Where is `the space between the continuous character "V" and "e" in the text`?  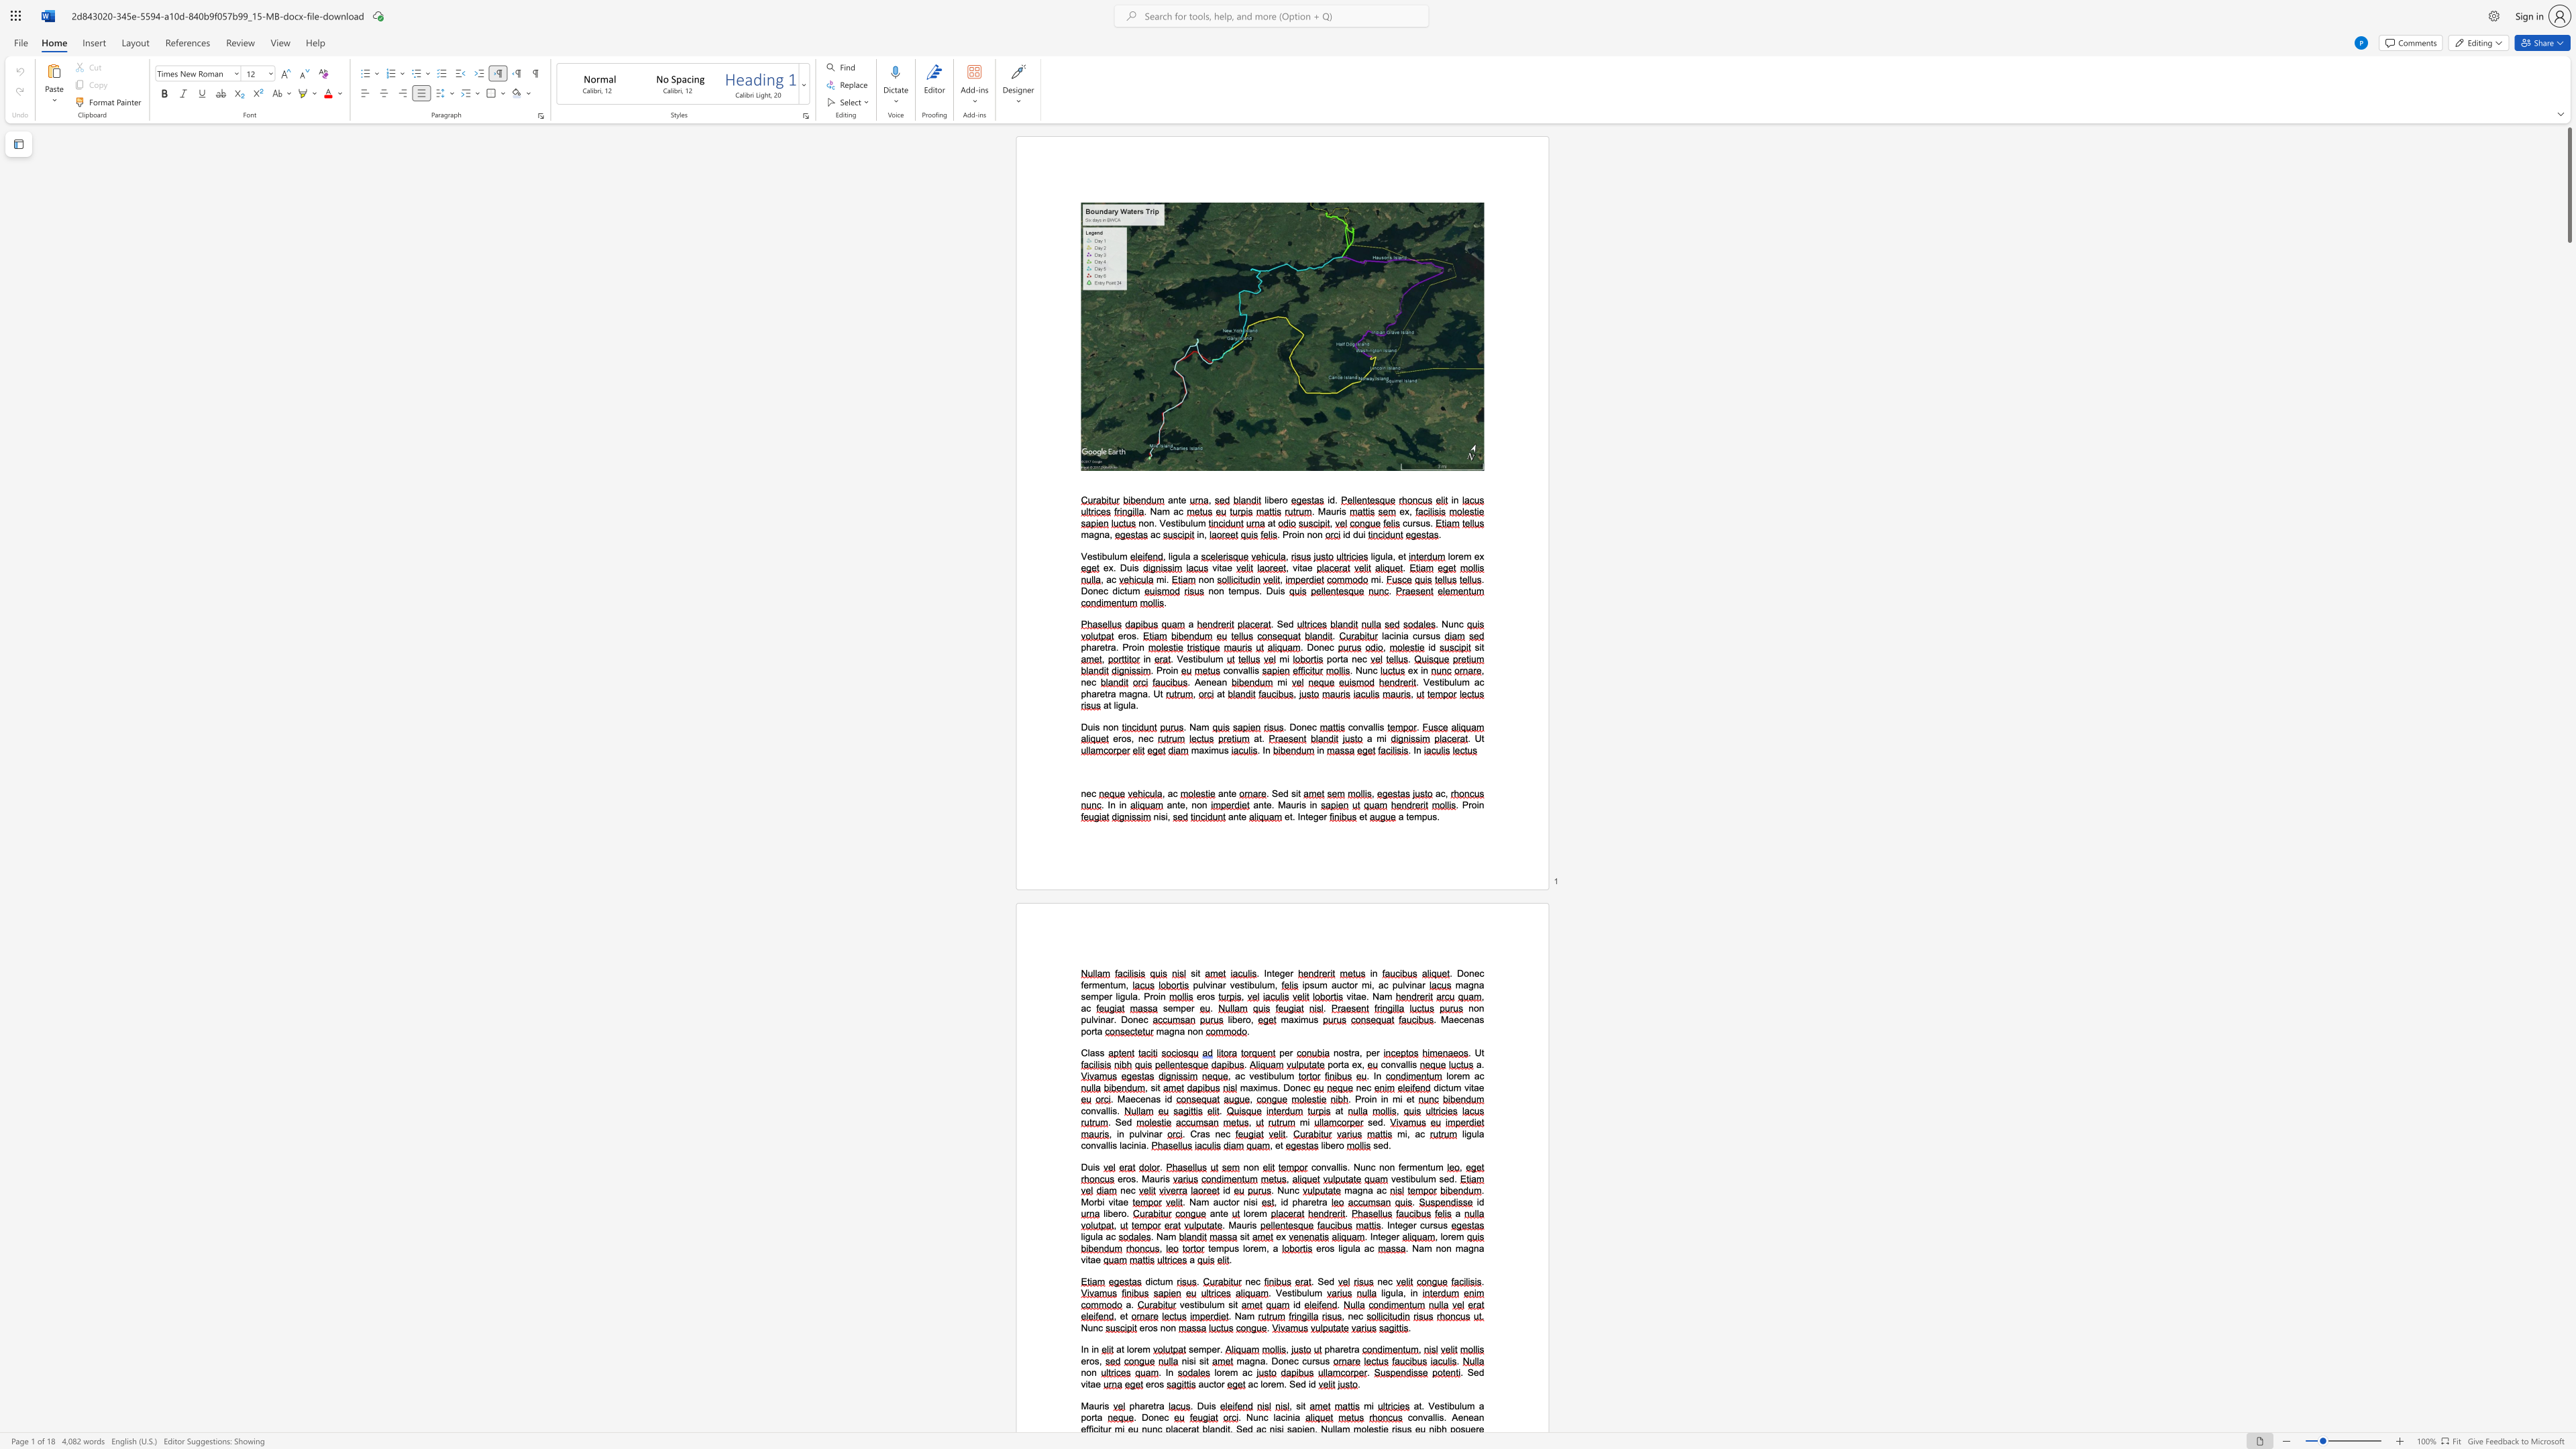
the space between the continuous character "V" and "e" in the text is located at coordinates (1164, 522).